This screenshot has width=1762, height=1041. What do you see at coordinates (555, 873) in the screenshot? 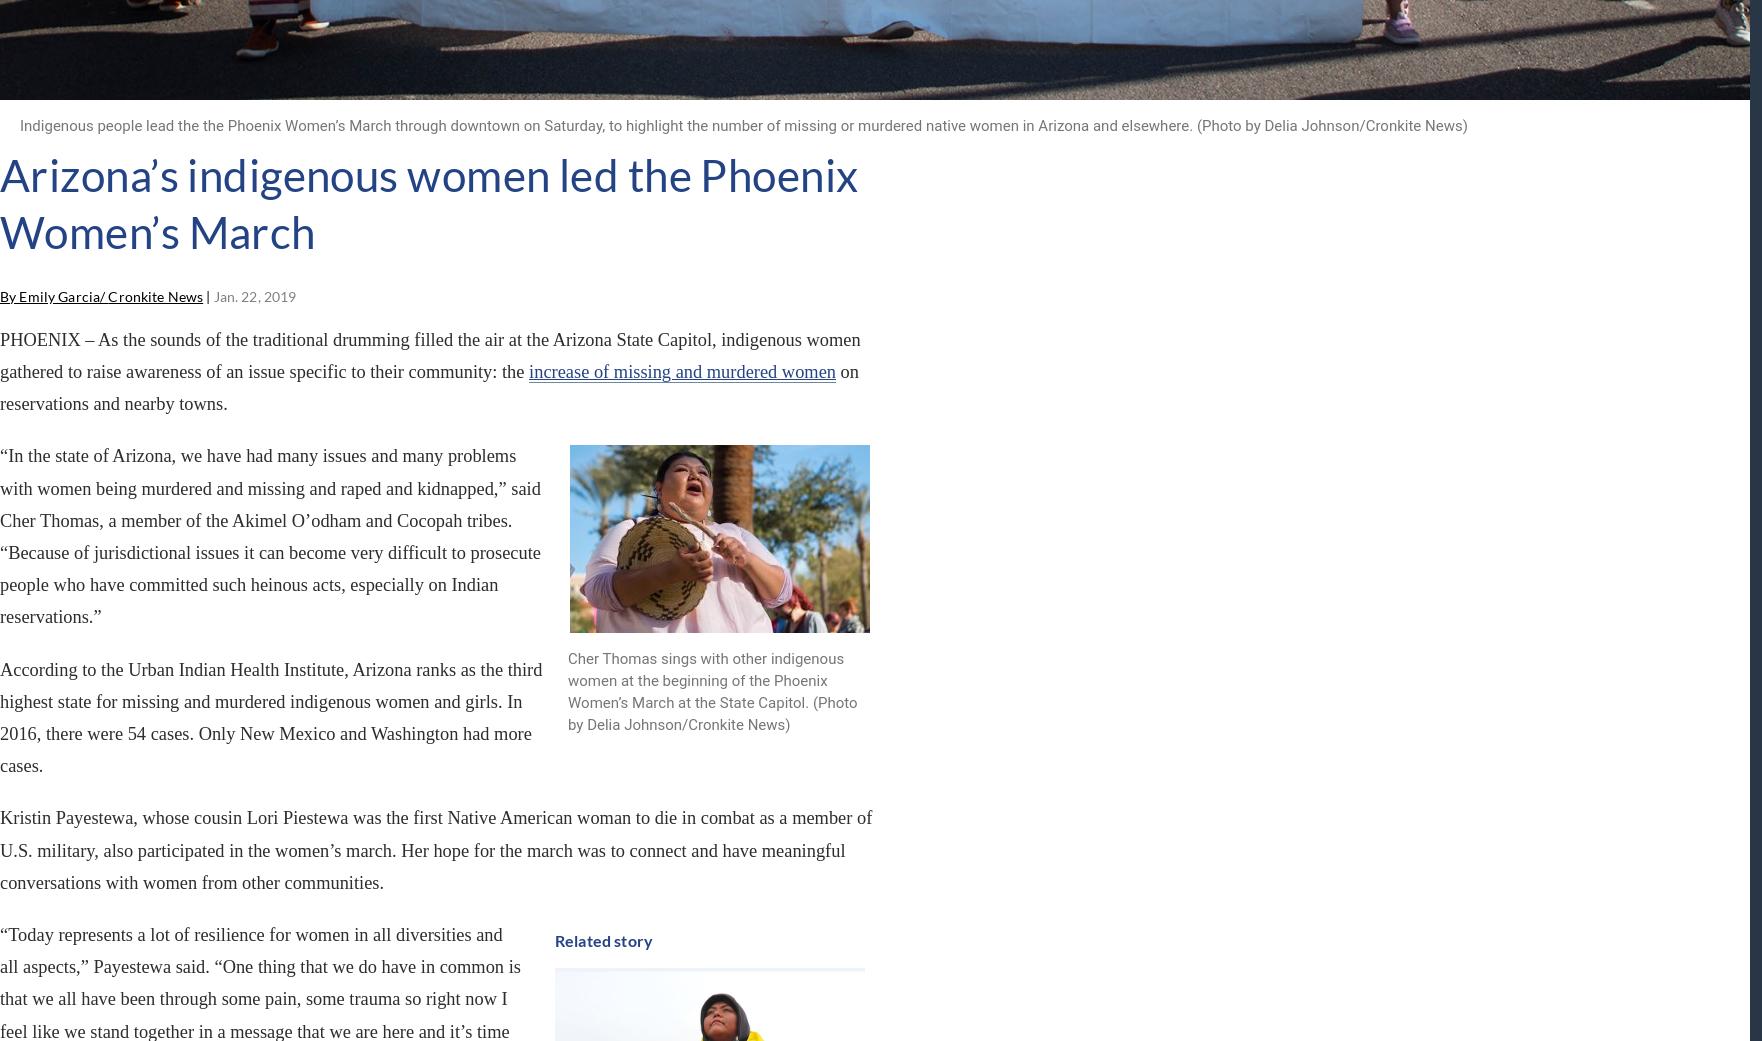
I see `'Cronkite News content'` at bounding box center [555, 873].